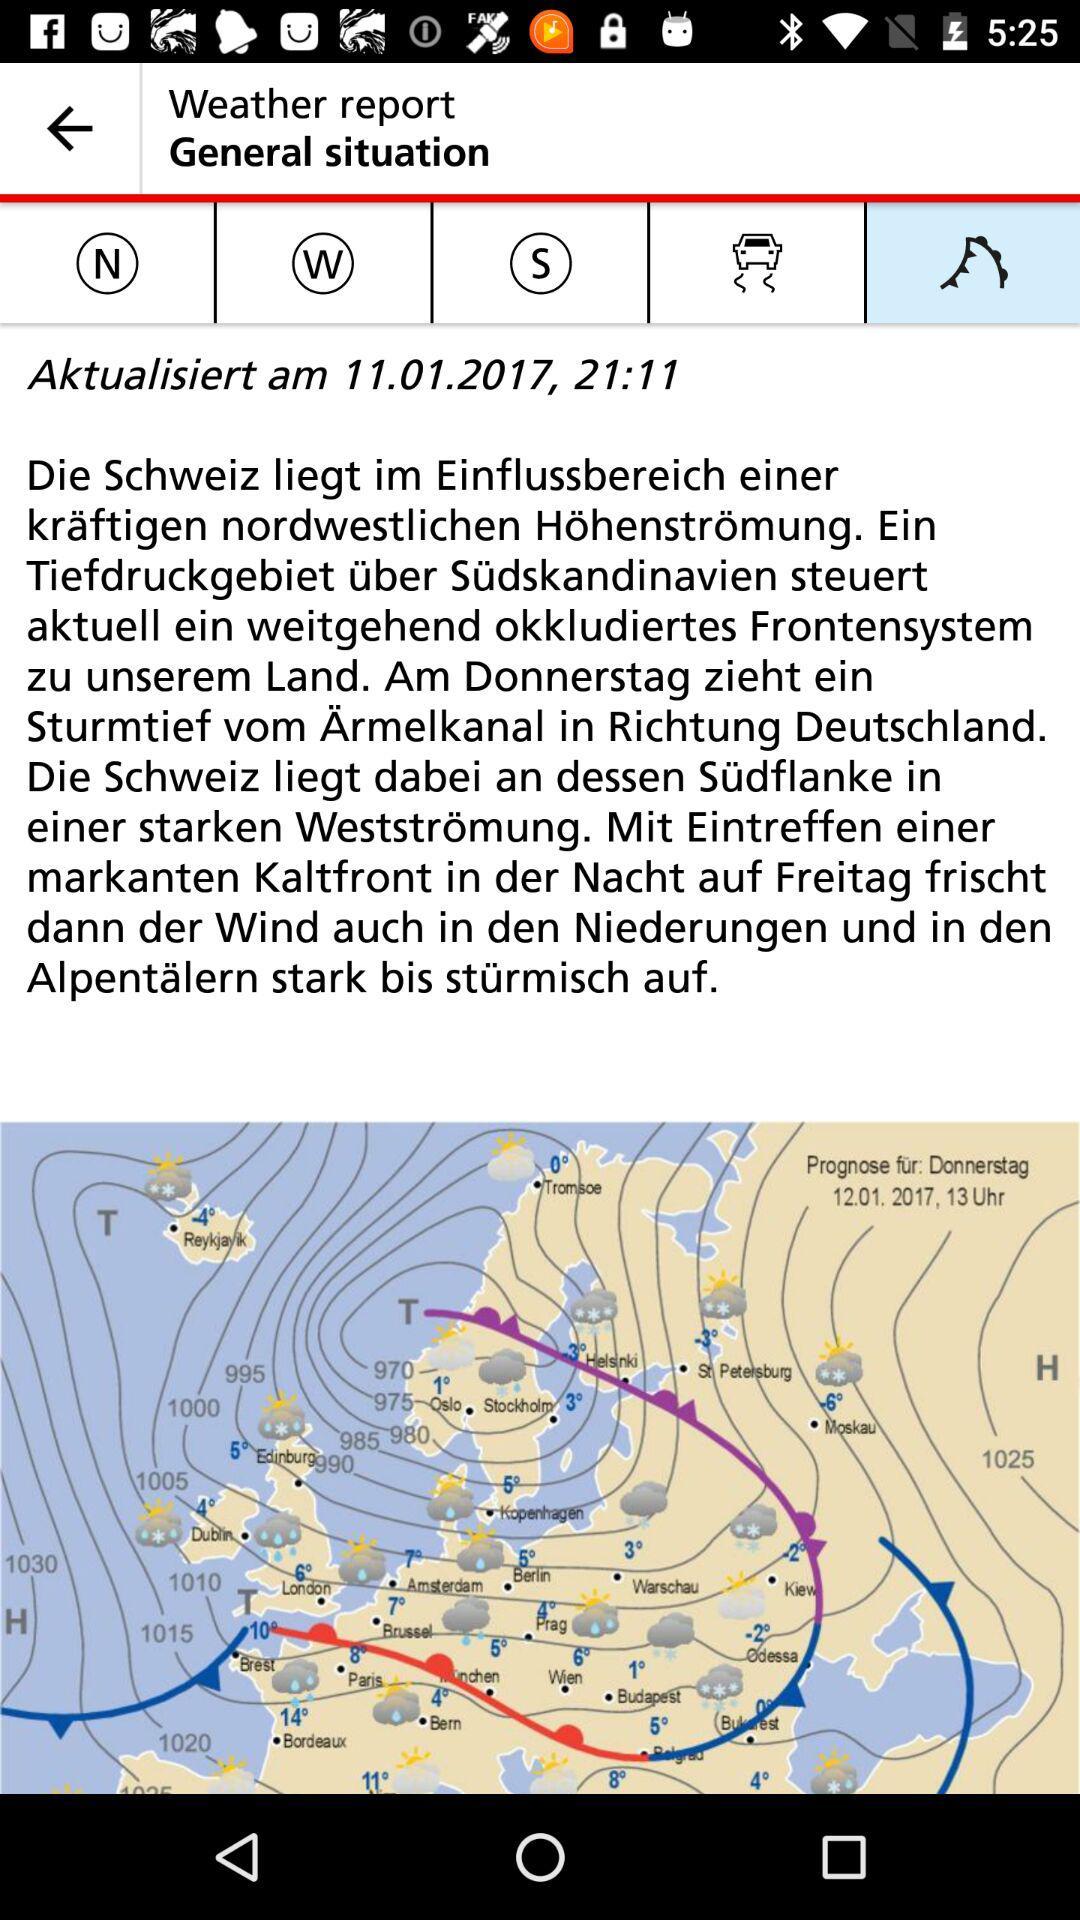 Image resolution: width=1080 pixels, height=1920 pixels. Describe the element at coordinates (540, 261) in the screenshot. I see `icon above aktualisiert am 11 item` at that location.